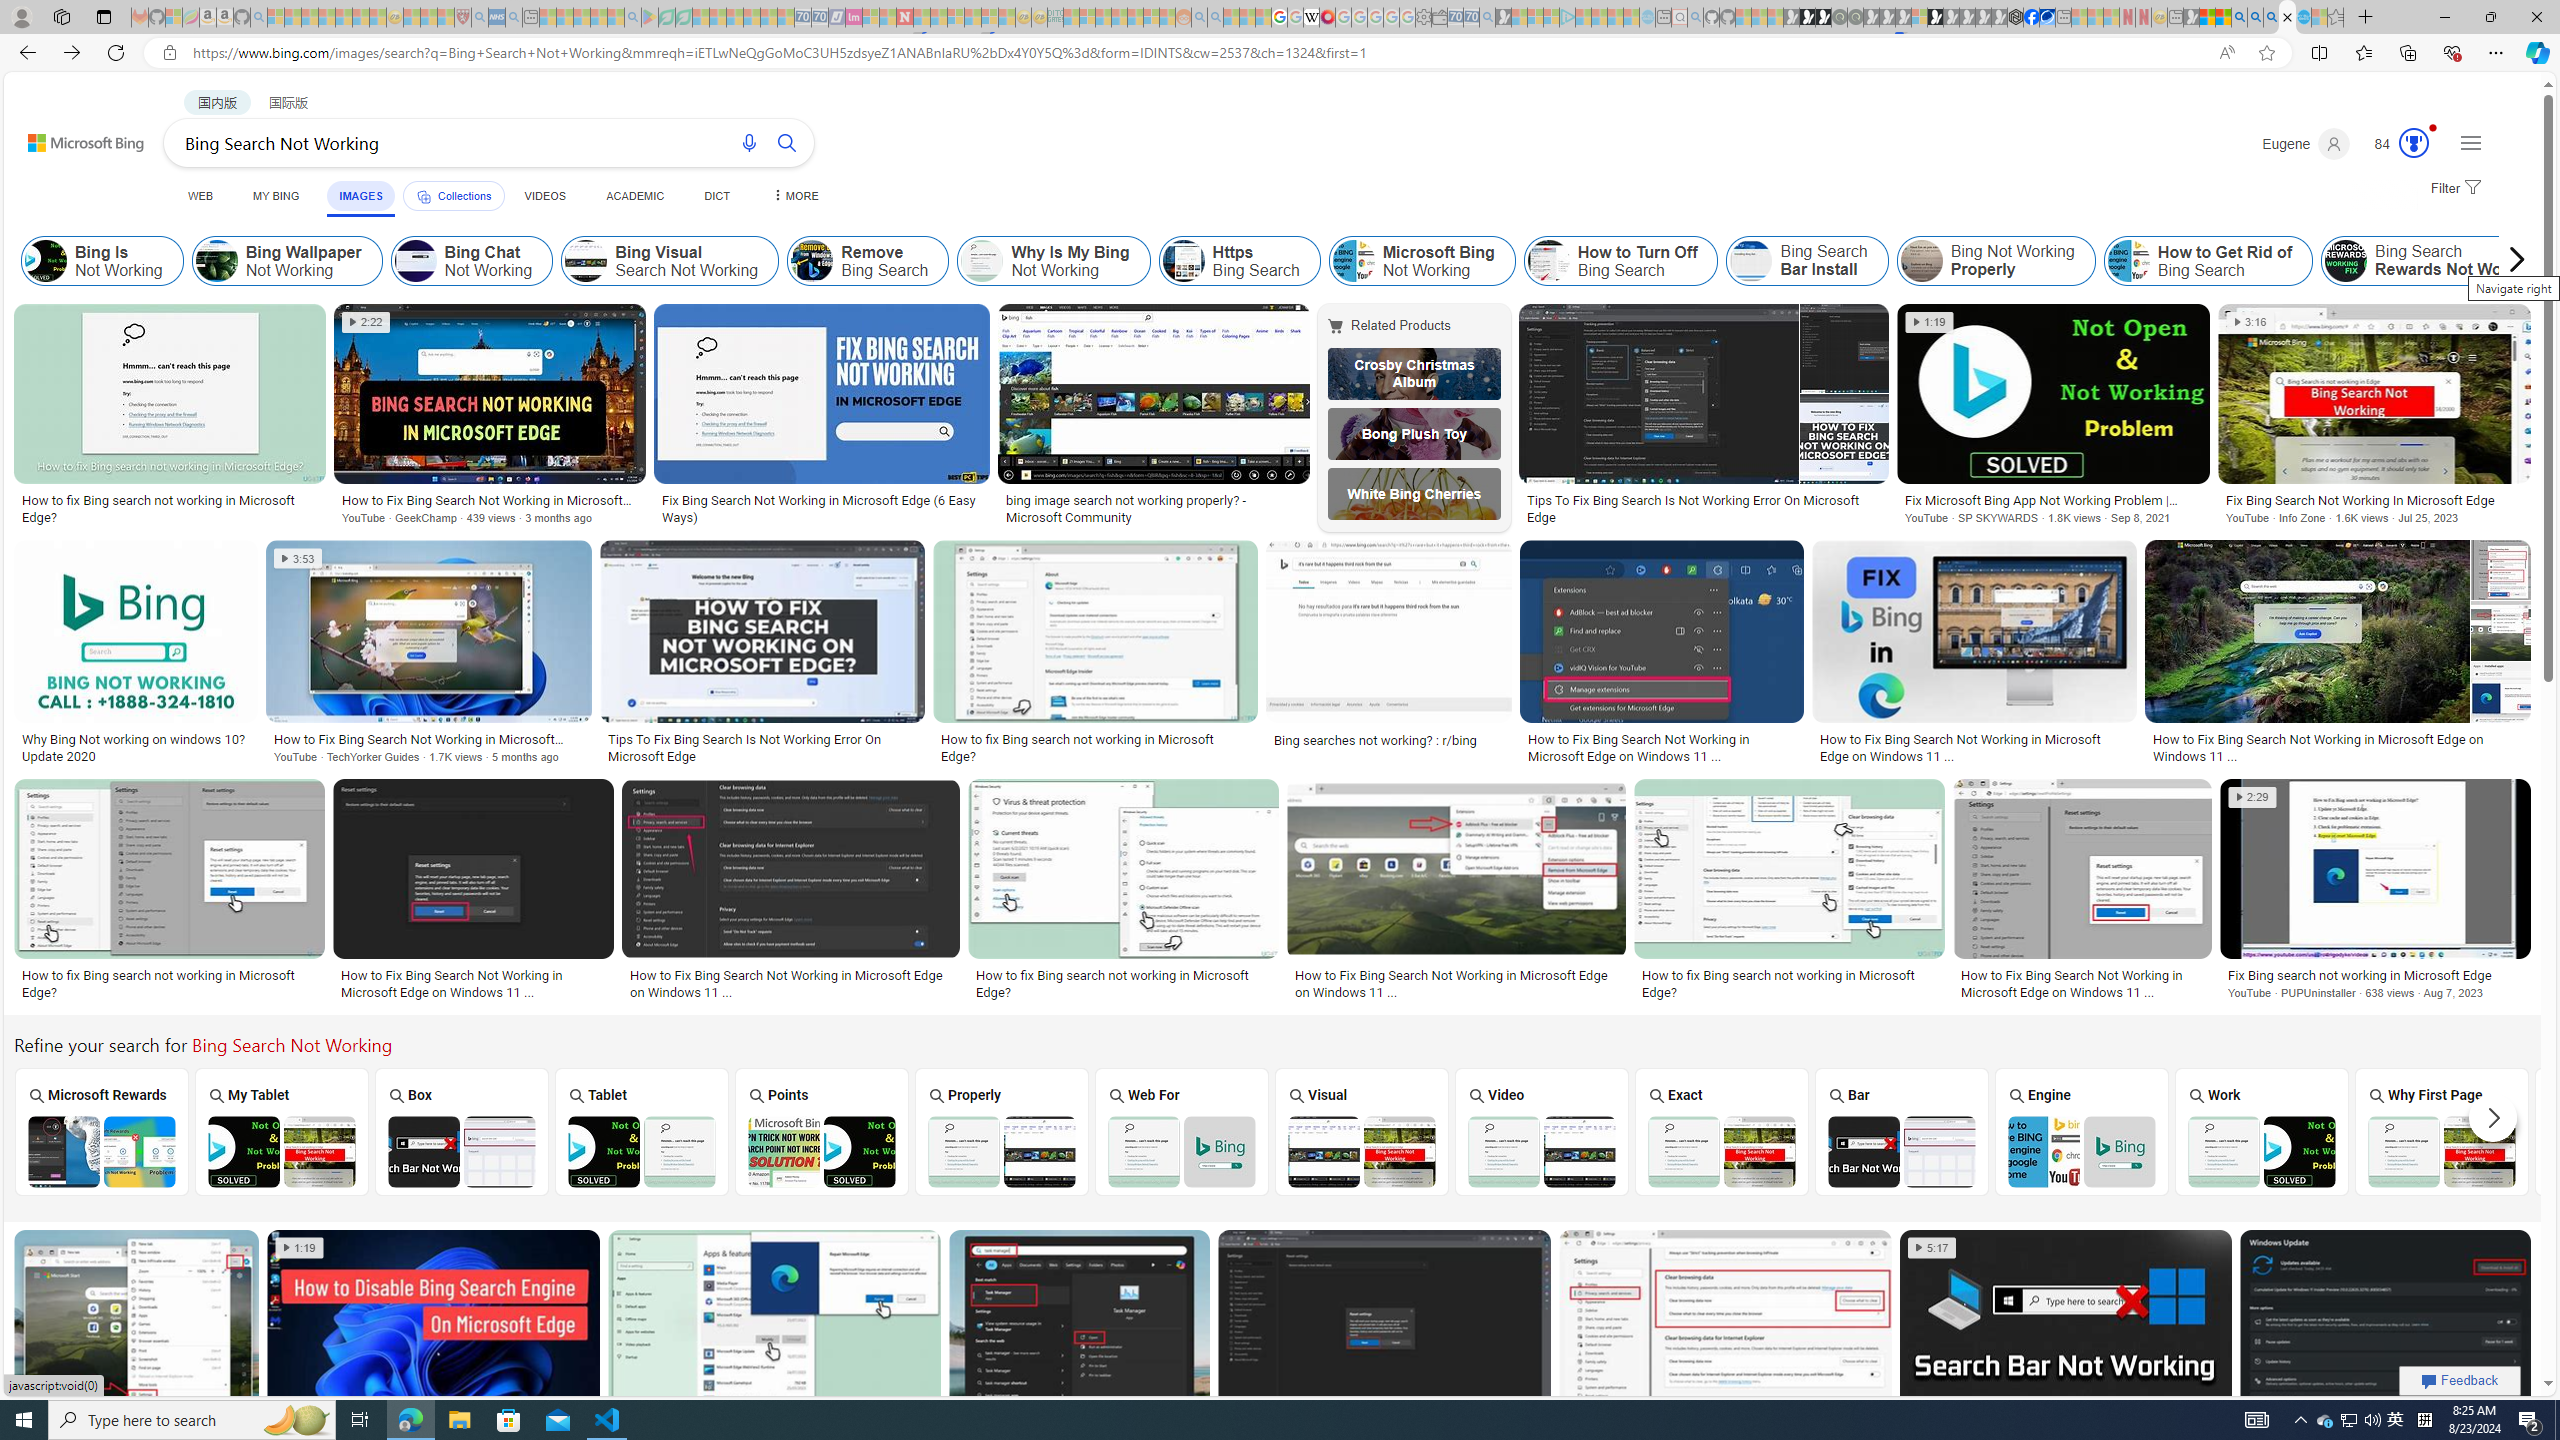 The height and width of the screenshot is (1440, 2560). What do you see at coordinates (461, 1130) in the screenshot?
I see `'Bing Search Box Not Working Box'` at bounding box center [461, 1130].